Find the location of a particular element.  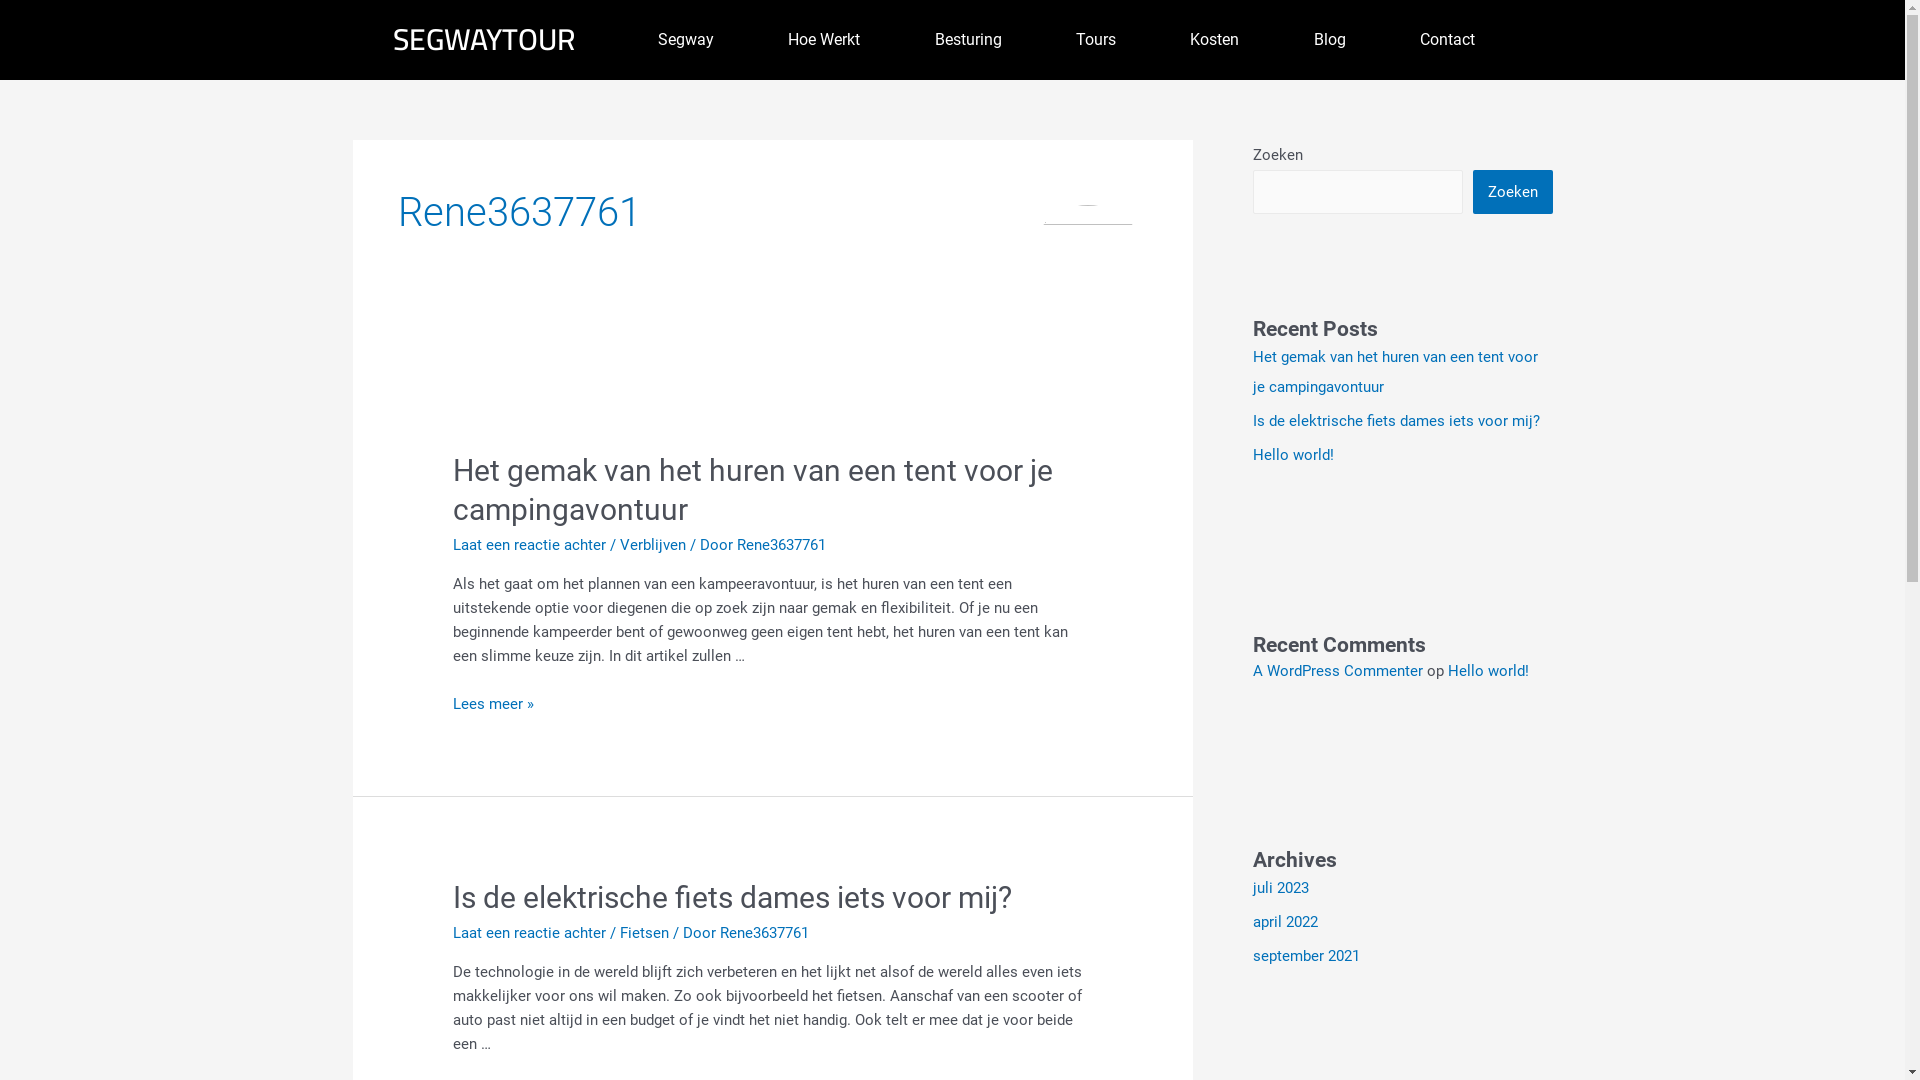

'Laat een reactie achter' is located at coordinates (451, 933).